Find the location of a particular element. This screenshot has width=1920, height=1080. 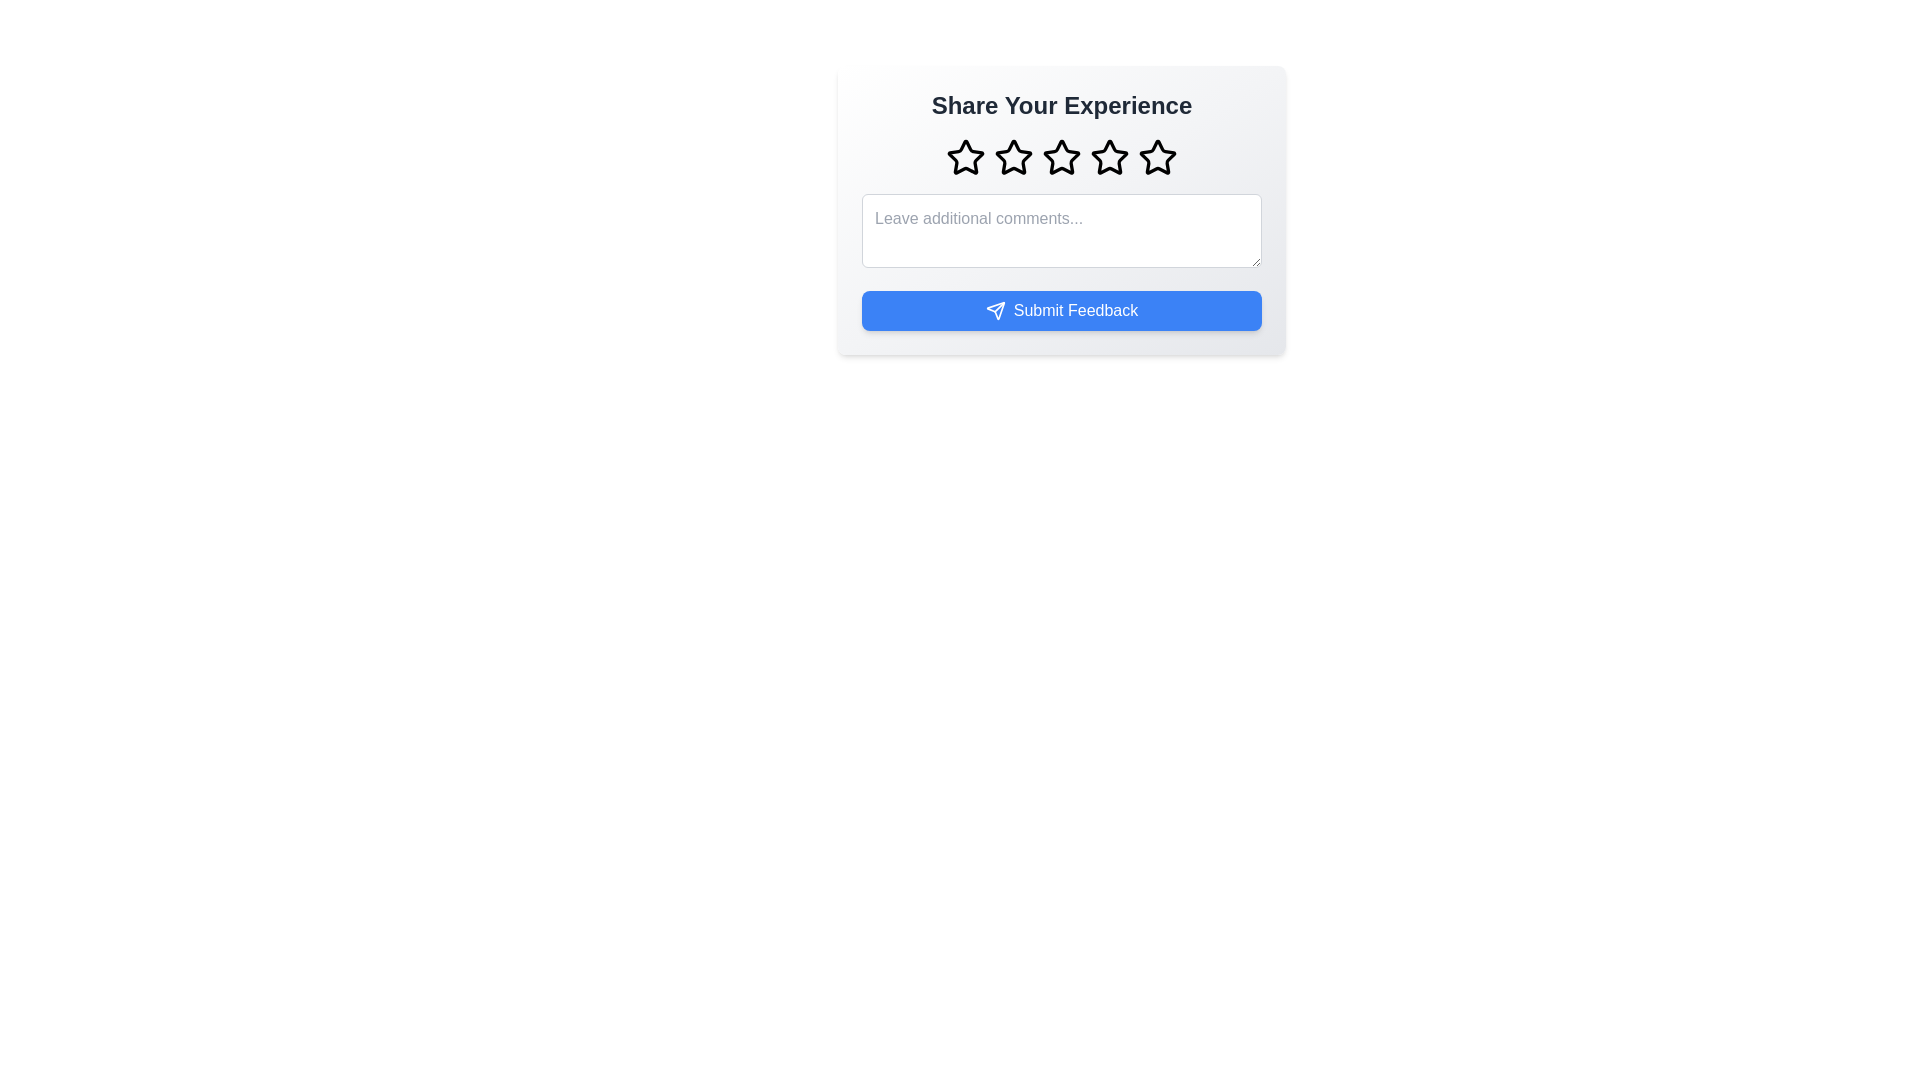

the first star icon in the horizontal row is located at coordinates (965, 156).